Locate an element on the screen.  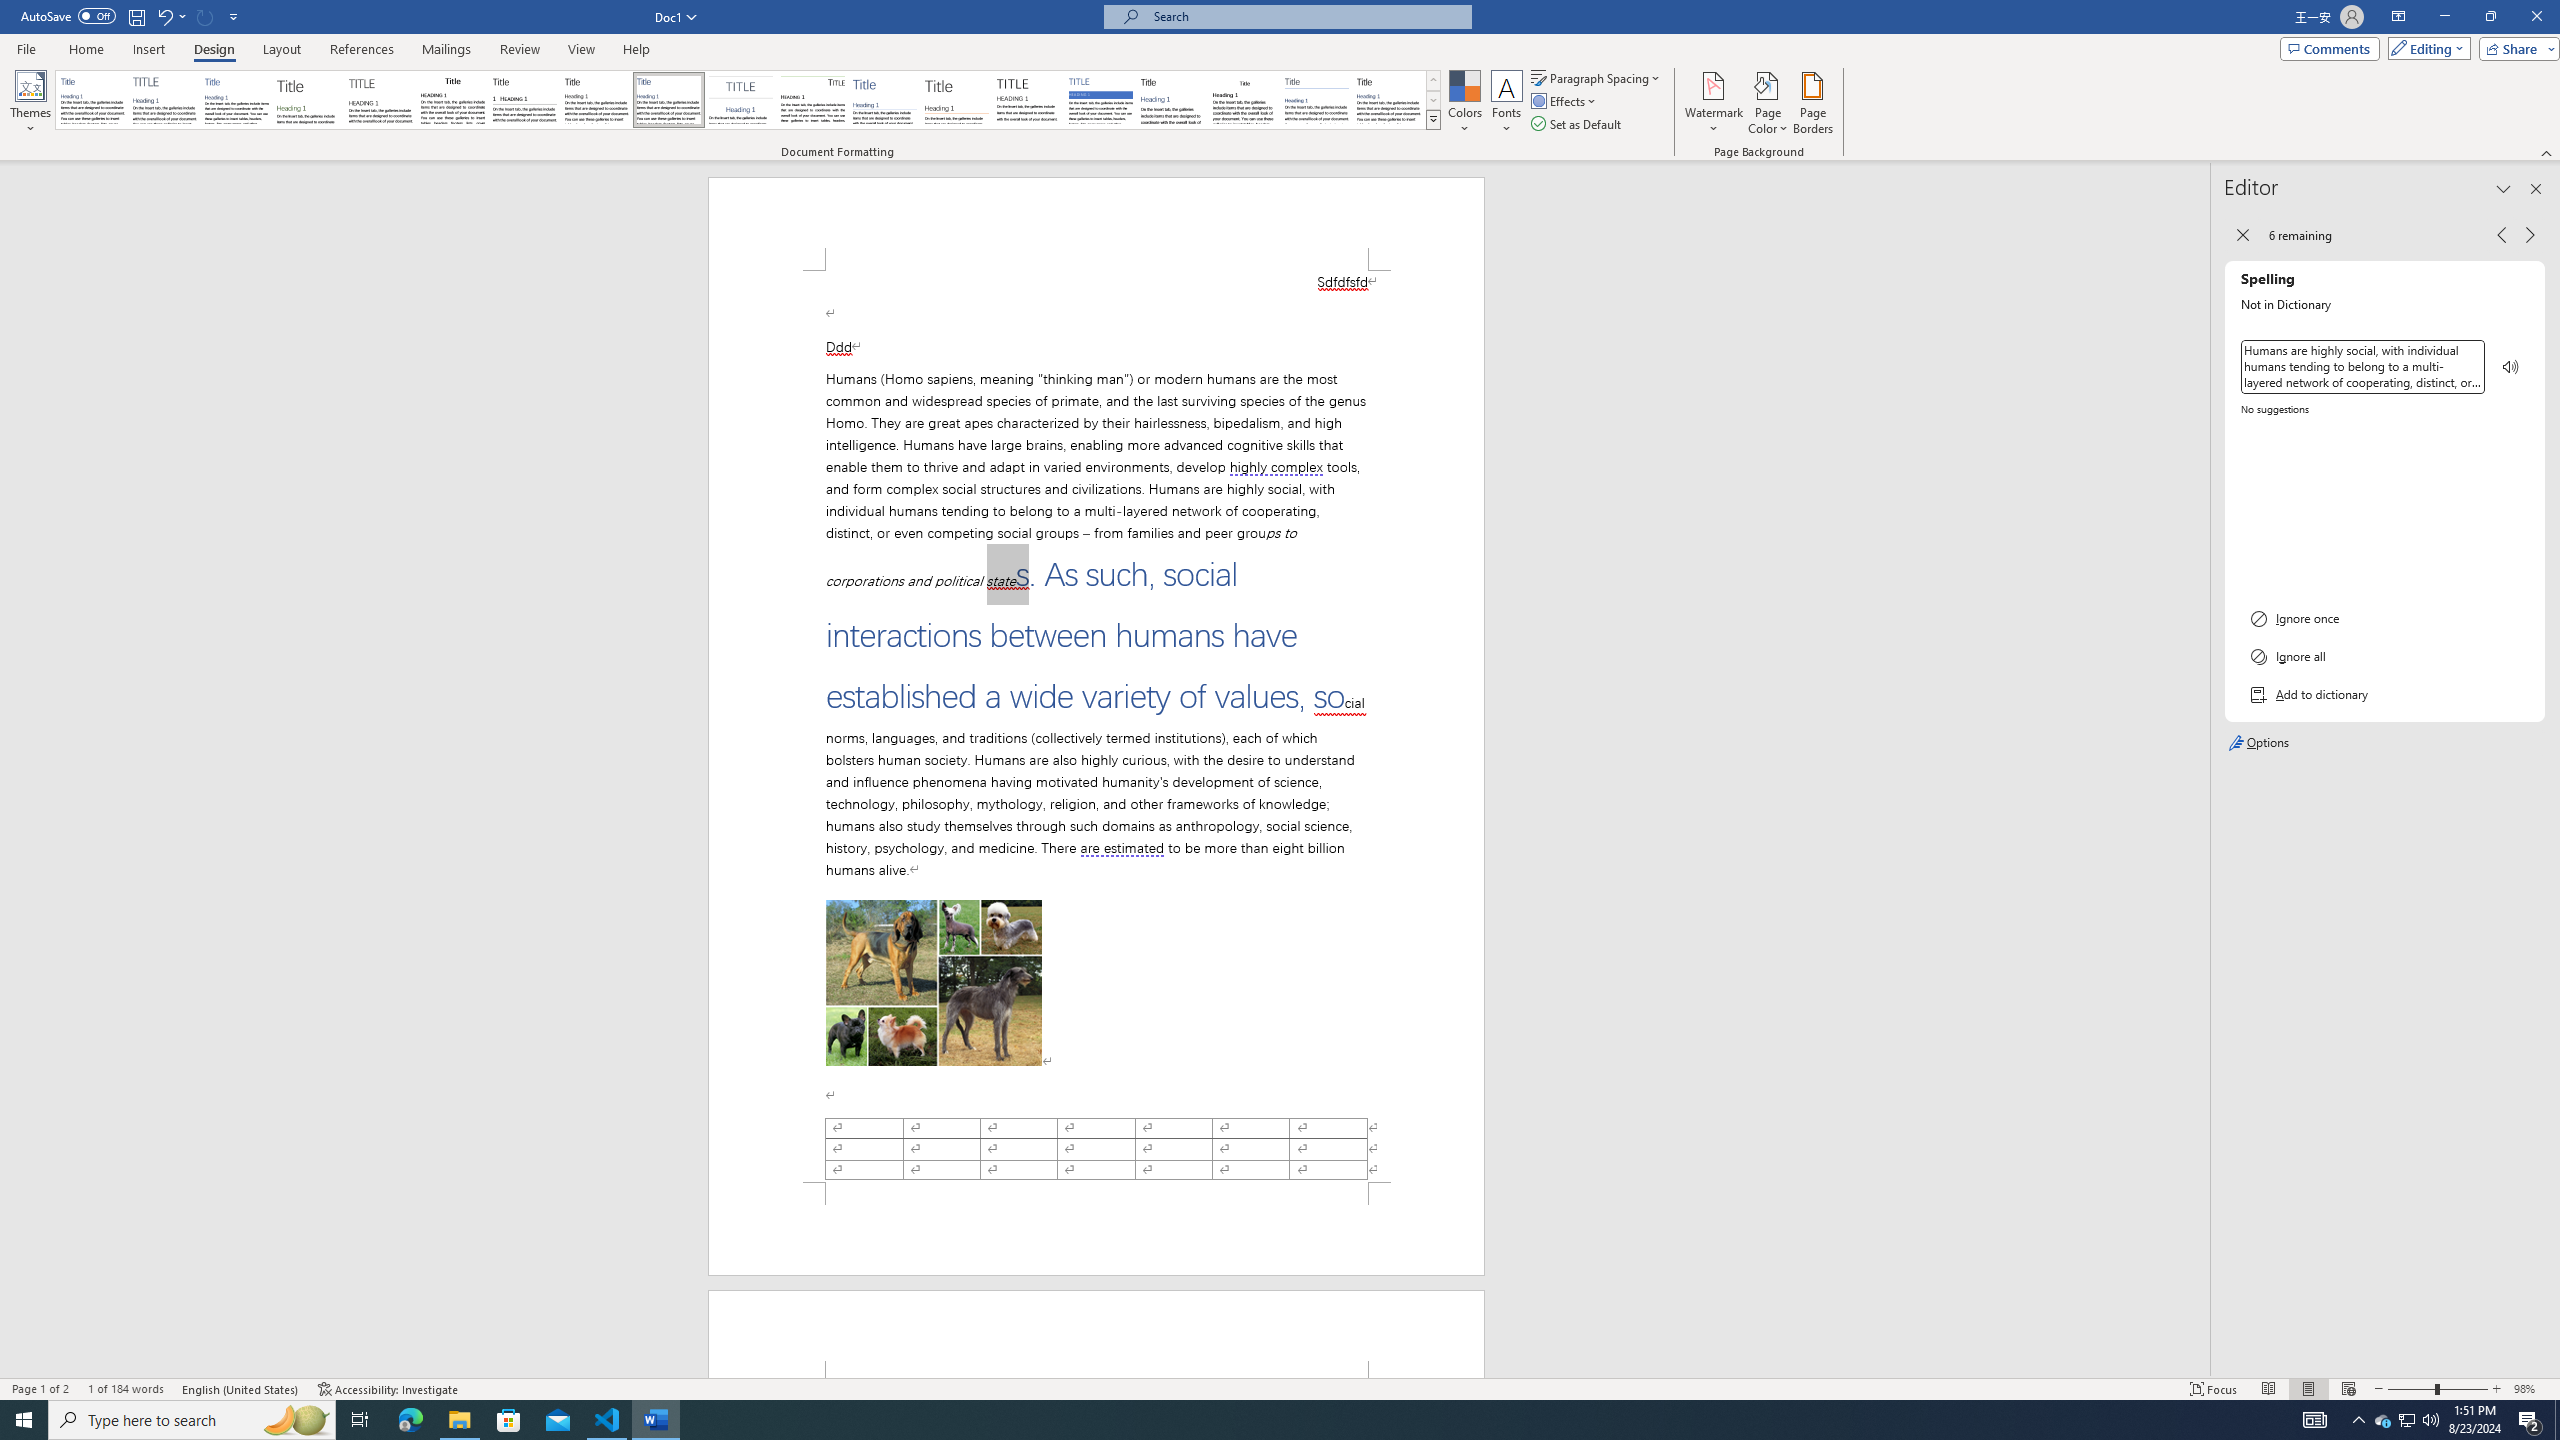
'Themes' is located at coordinates (29, 103).